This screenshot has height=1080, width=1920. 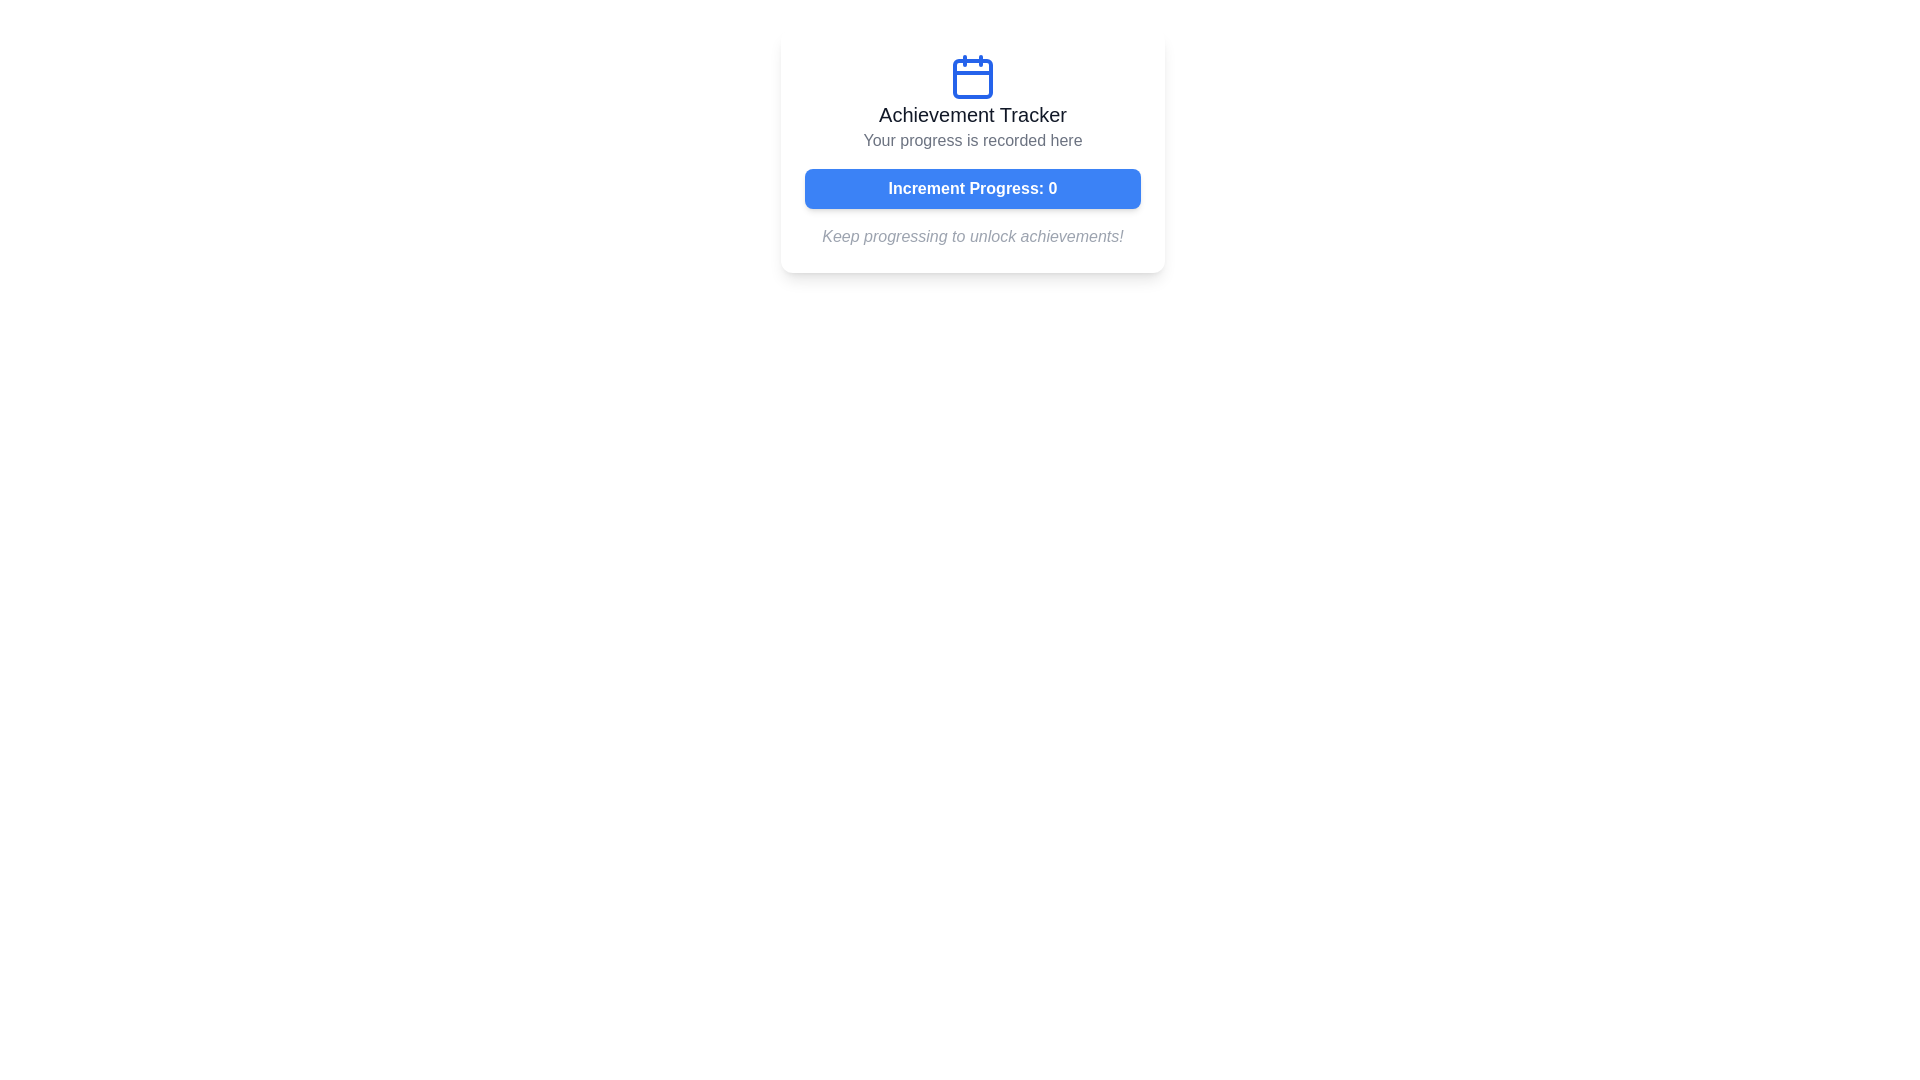 I want to click on the light gray text label displaying 'Your progress is recorded here', which is centrally aligned below the 'Achievement Tracker' title, so click(x=973, y=140).